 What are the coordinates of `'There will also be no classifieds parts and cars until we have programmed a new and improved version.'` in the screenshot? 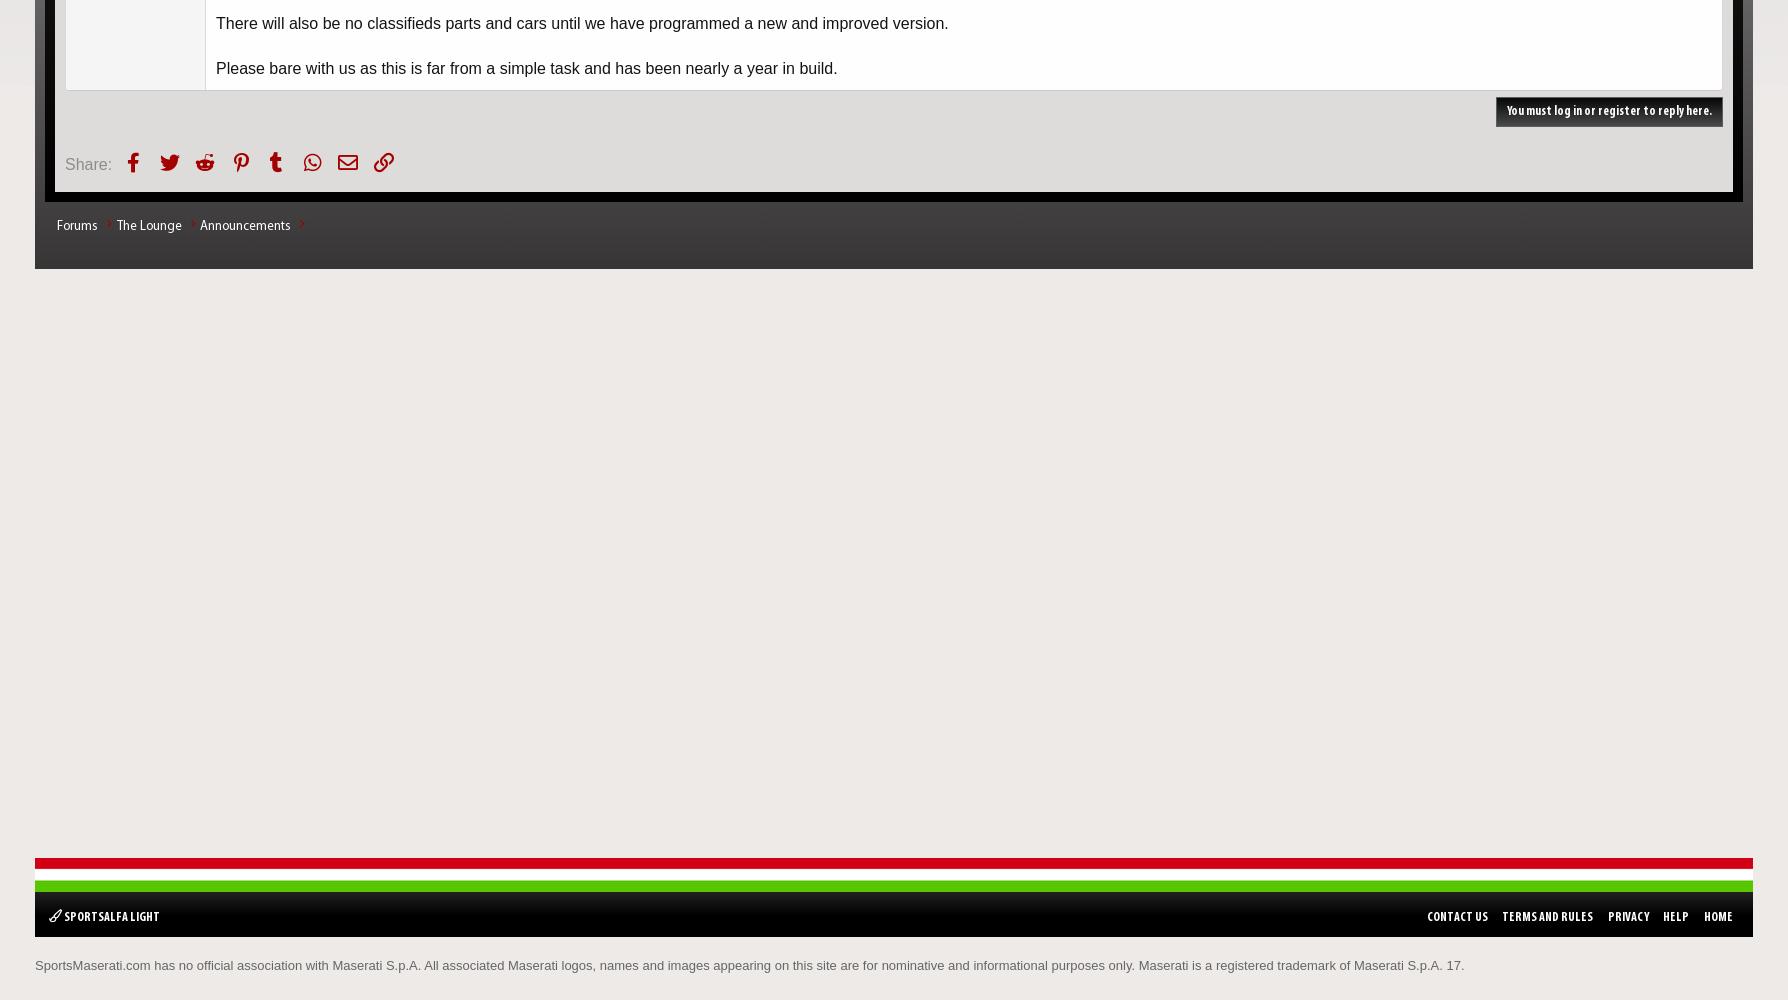 It's located at (581, 22).